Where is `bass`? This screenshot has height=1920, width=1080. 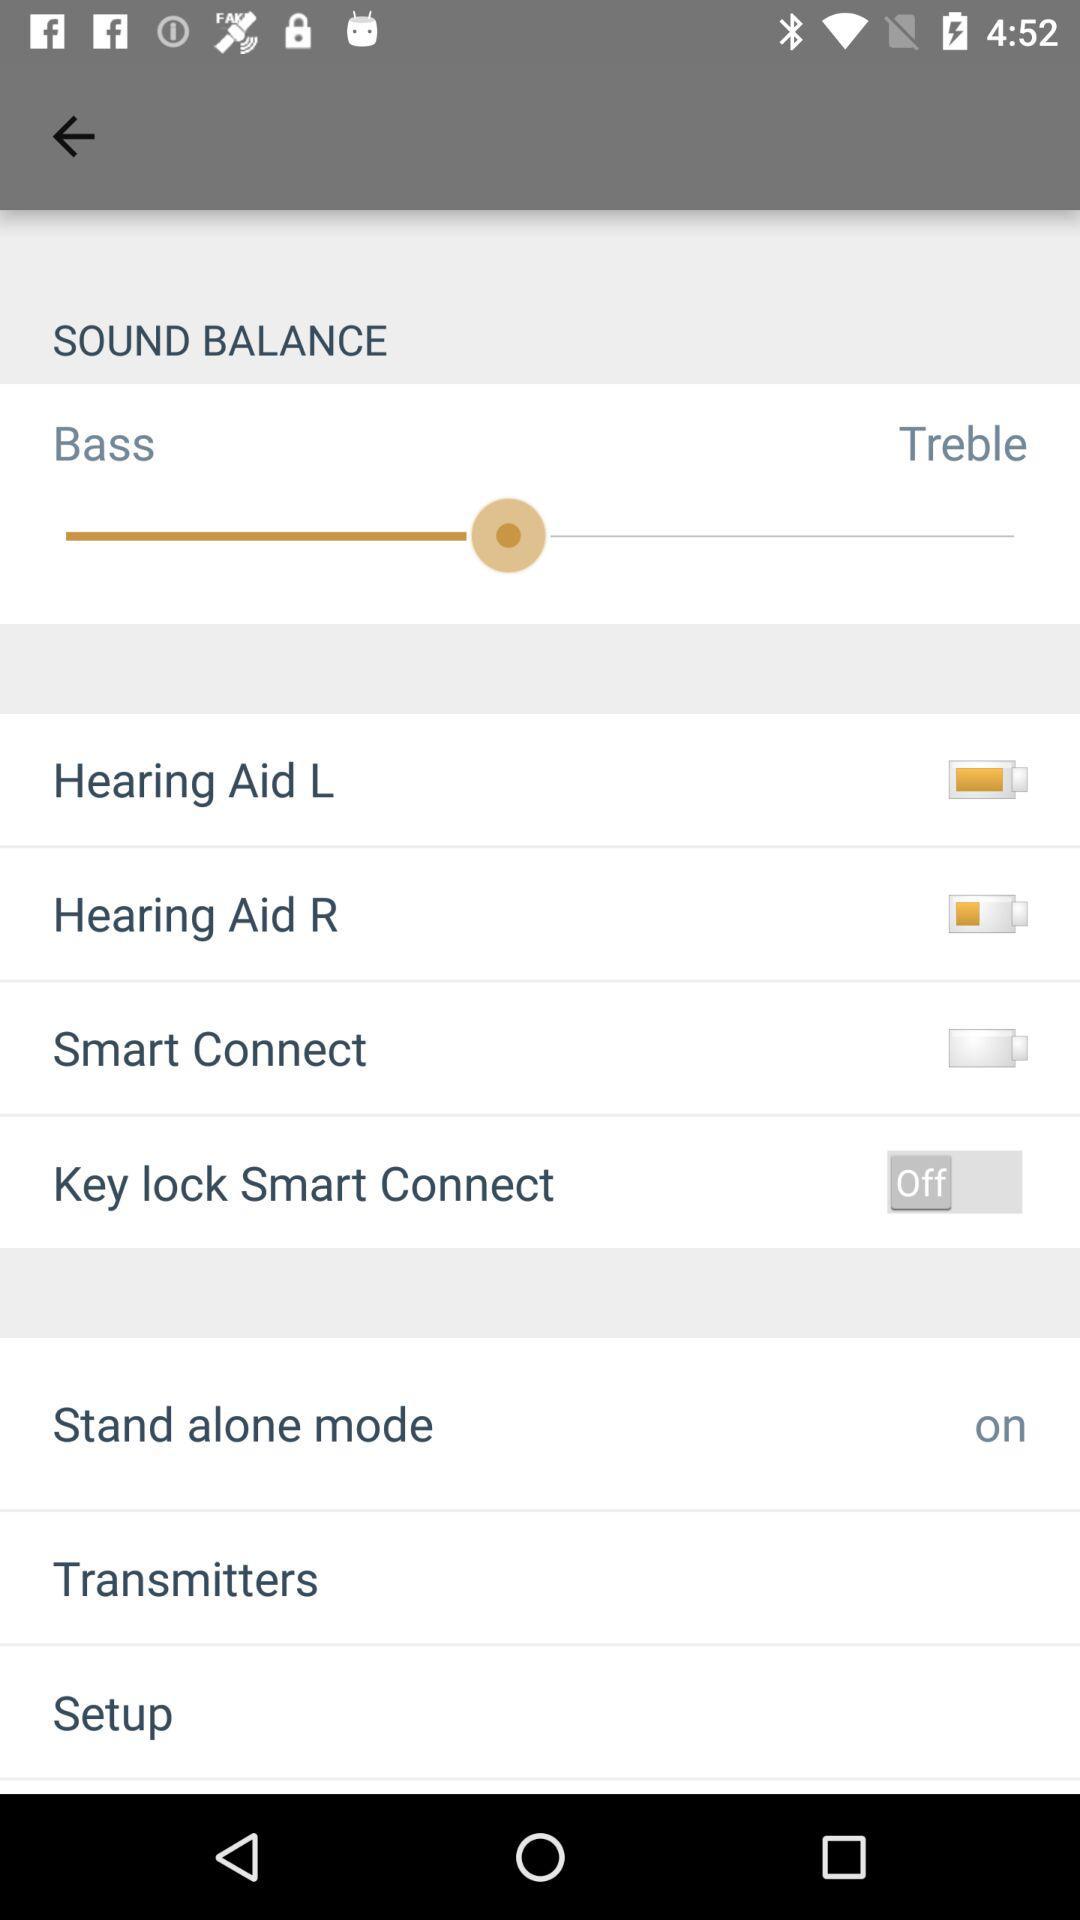 bass is located at coordinates (76, 441).